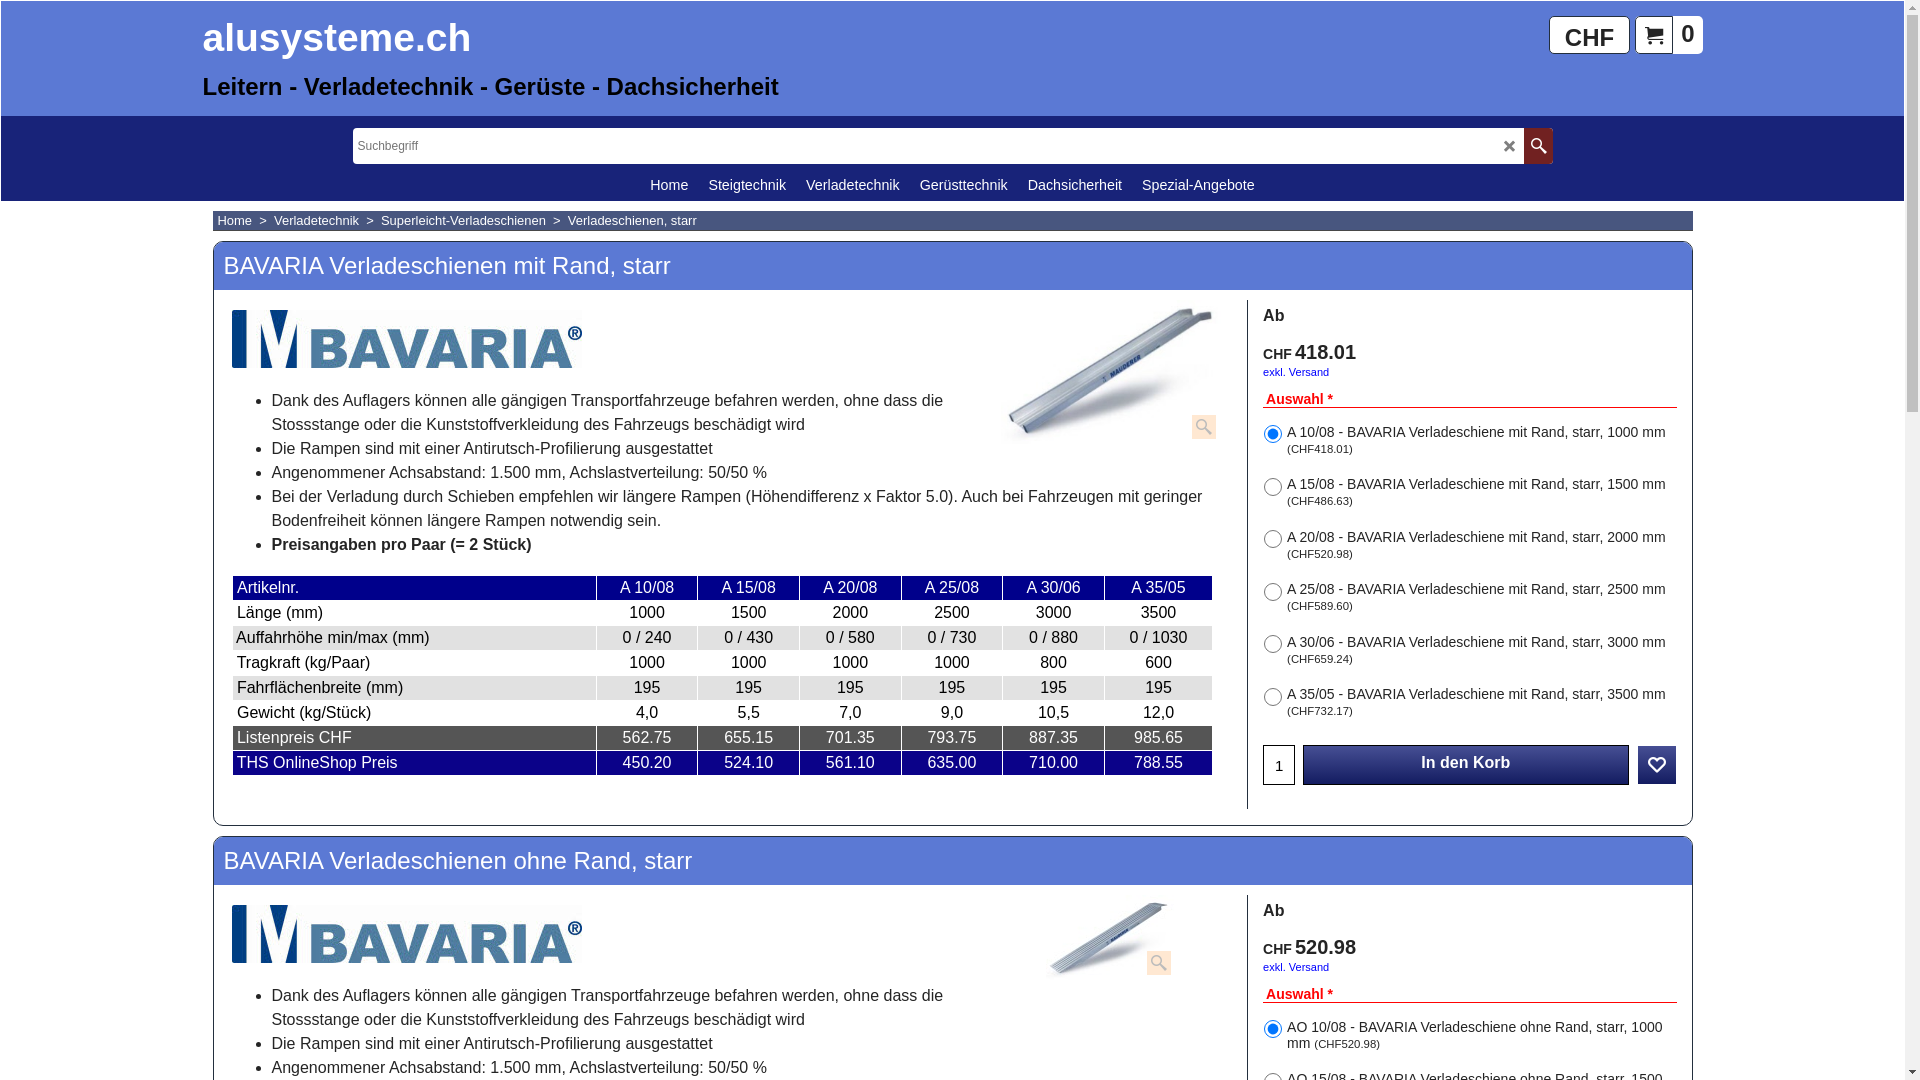 Image resolution: width=1920 pixels, height=1080 pixels. Describe the element at coordinates (1668, 34) in the screenshot. I see `'0'` at that location.